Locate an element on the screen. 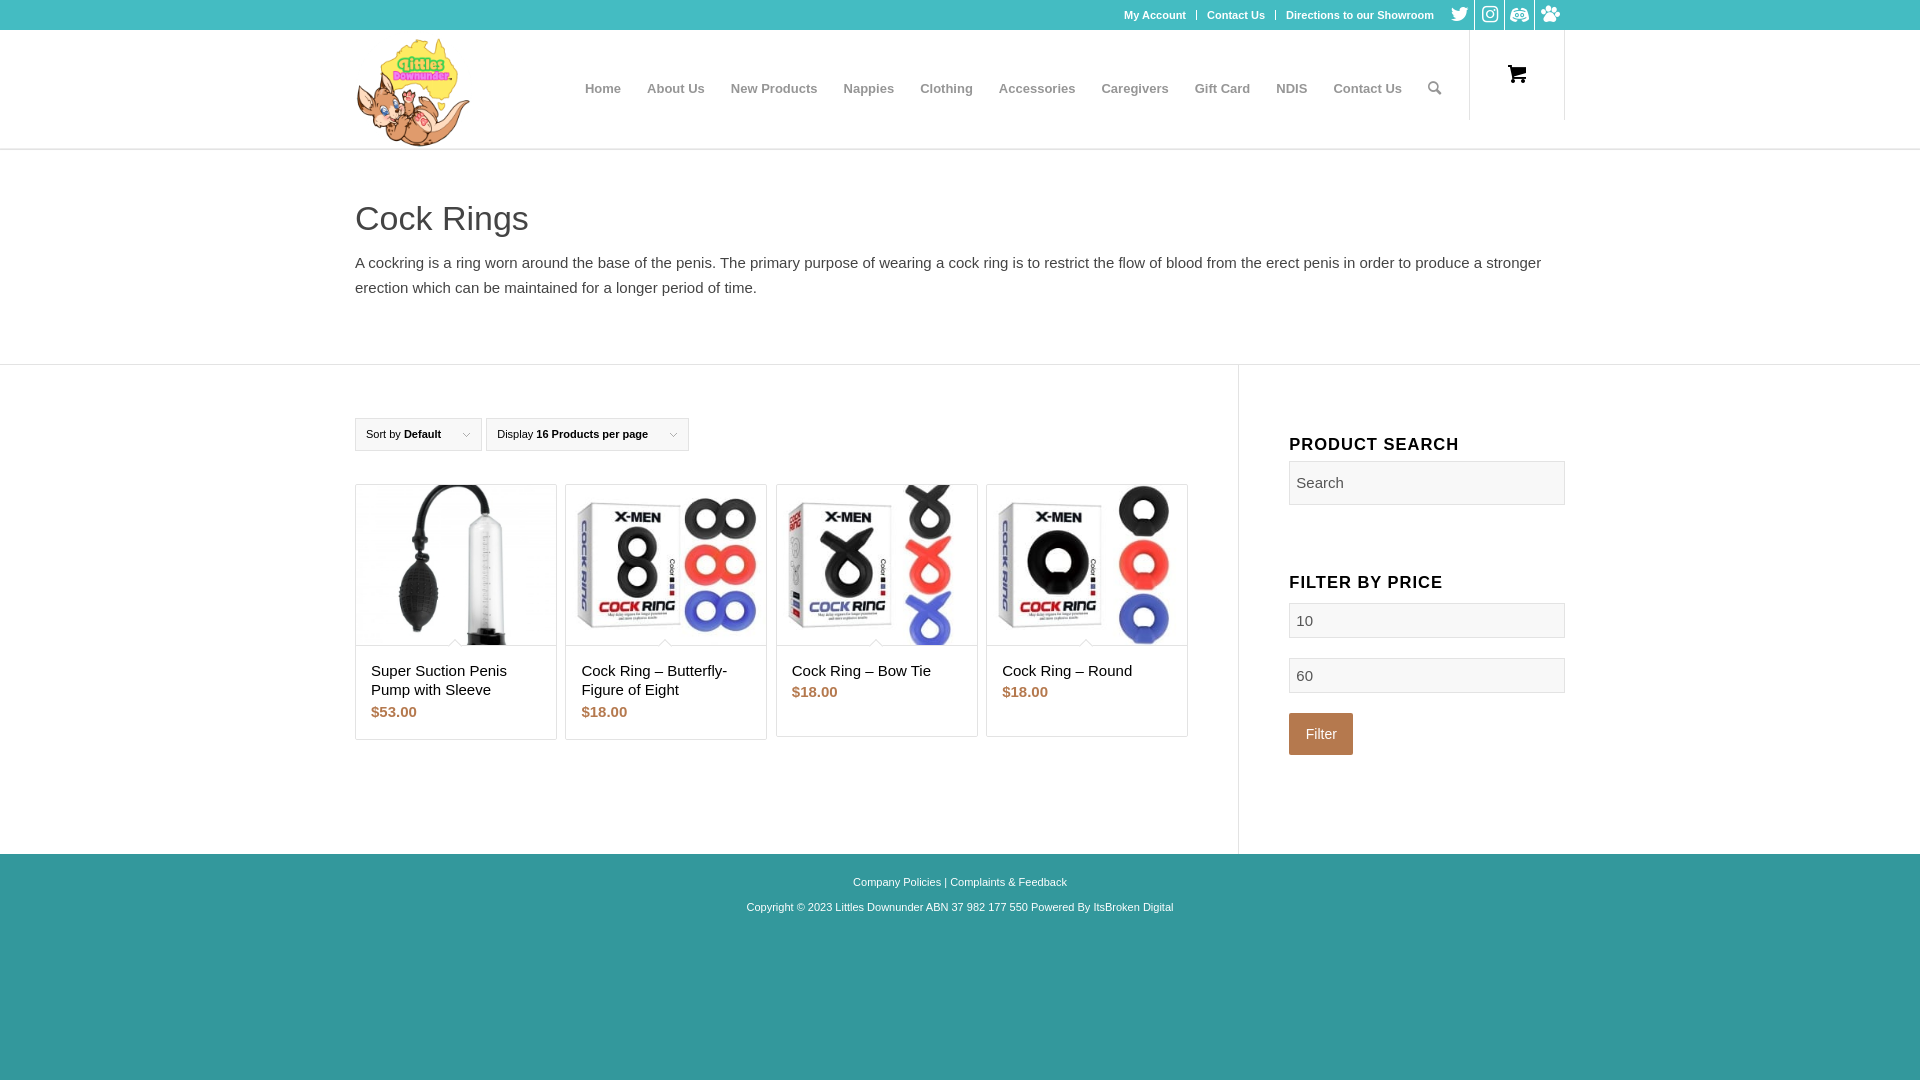  'ItsBroken Digital' is located at coordinates (1092, 906).